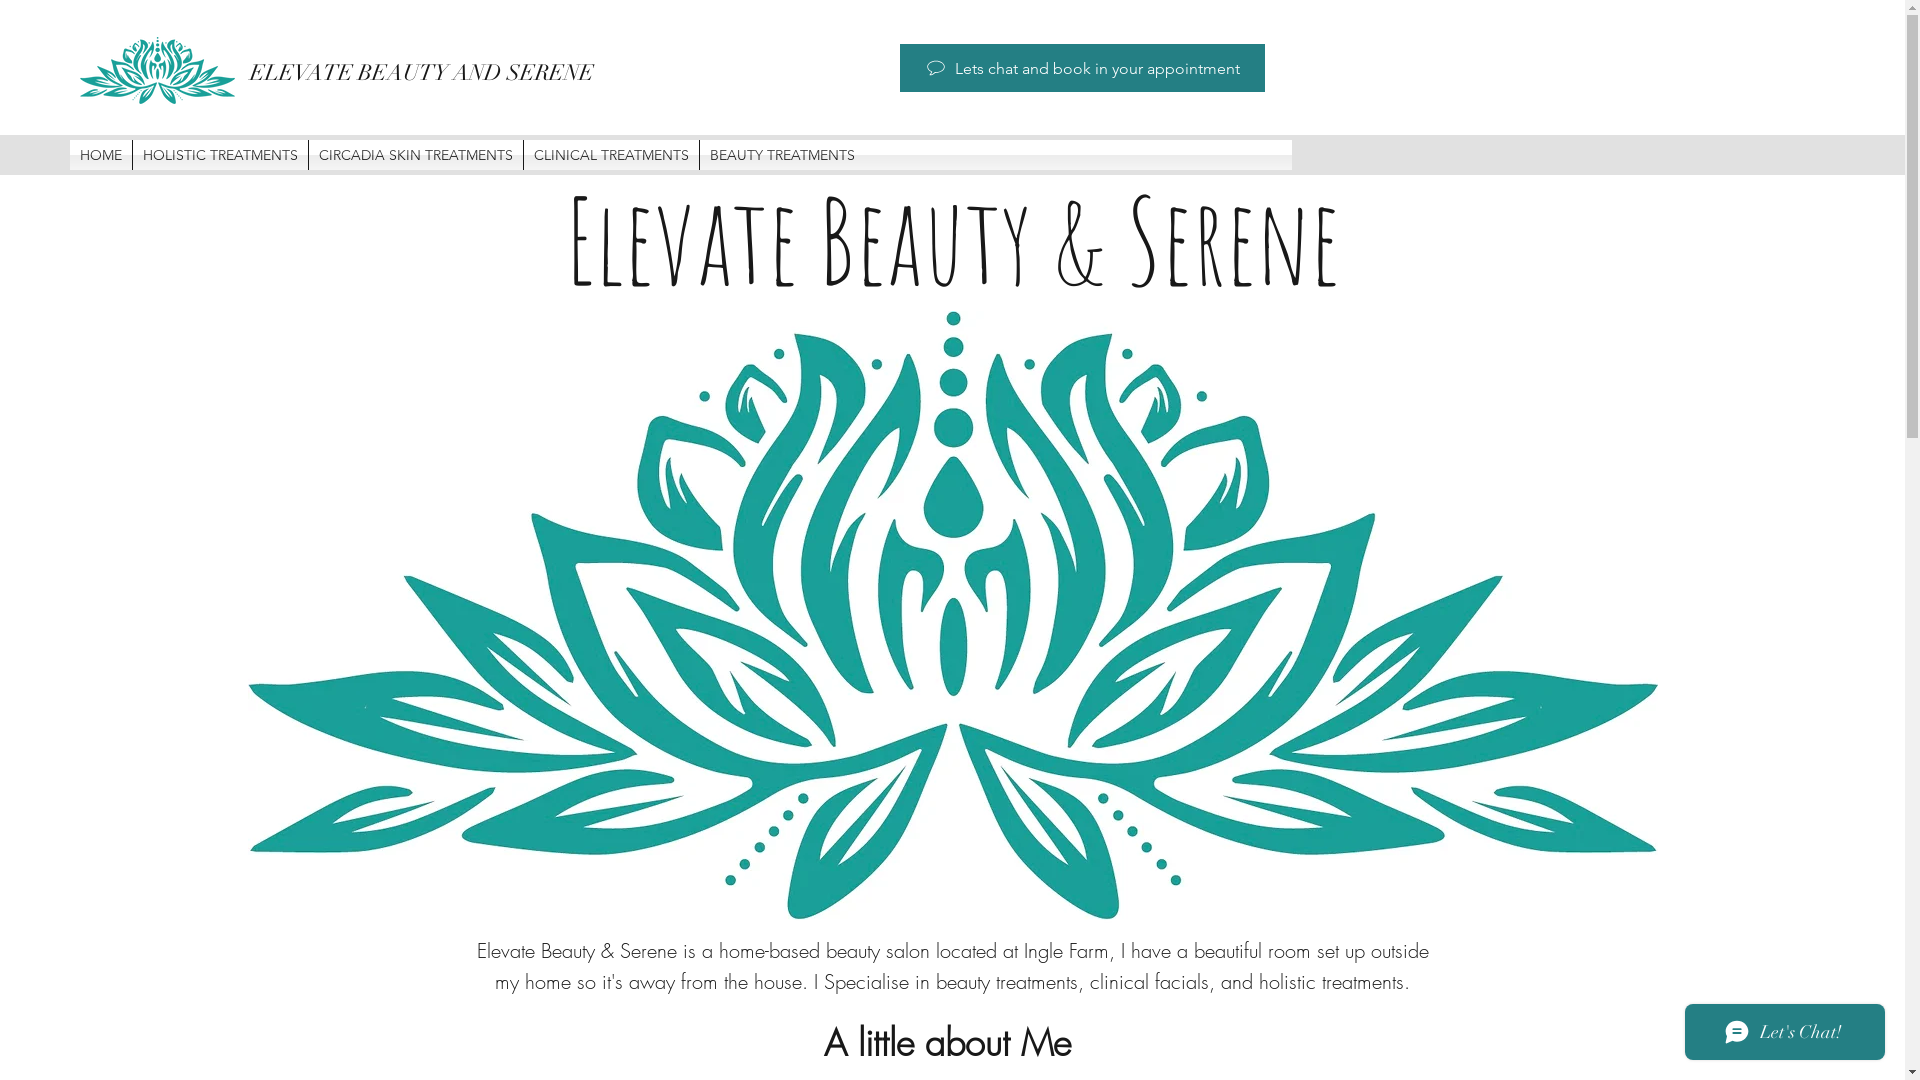 This screenshot has width=1920, height=1080. Describe the element at coordinates (610, 153) in the screenshot. I see `'CLINICAL TREATMENTS'` at that location.